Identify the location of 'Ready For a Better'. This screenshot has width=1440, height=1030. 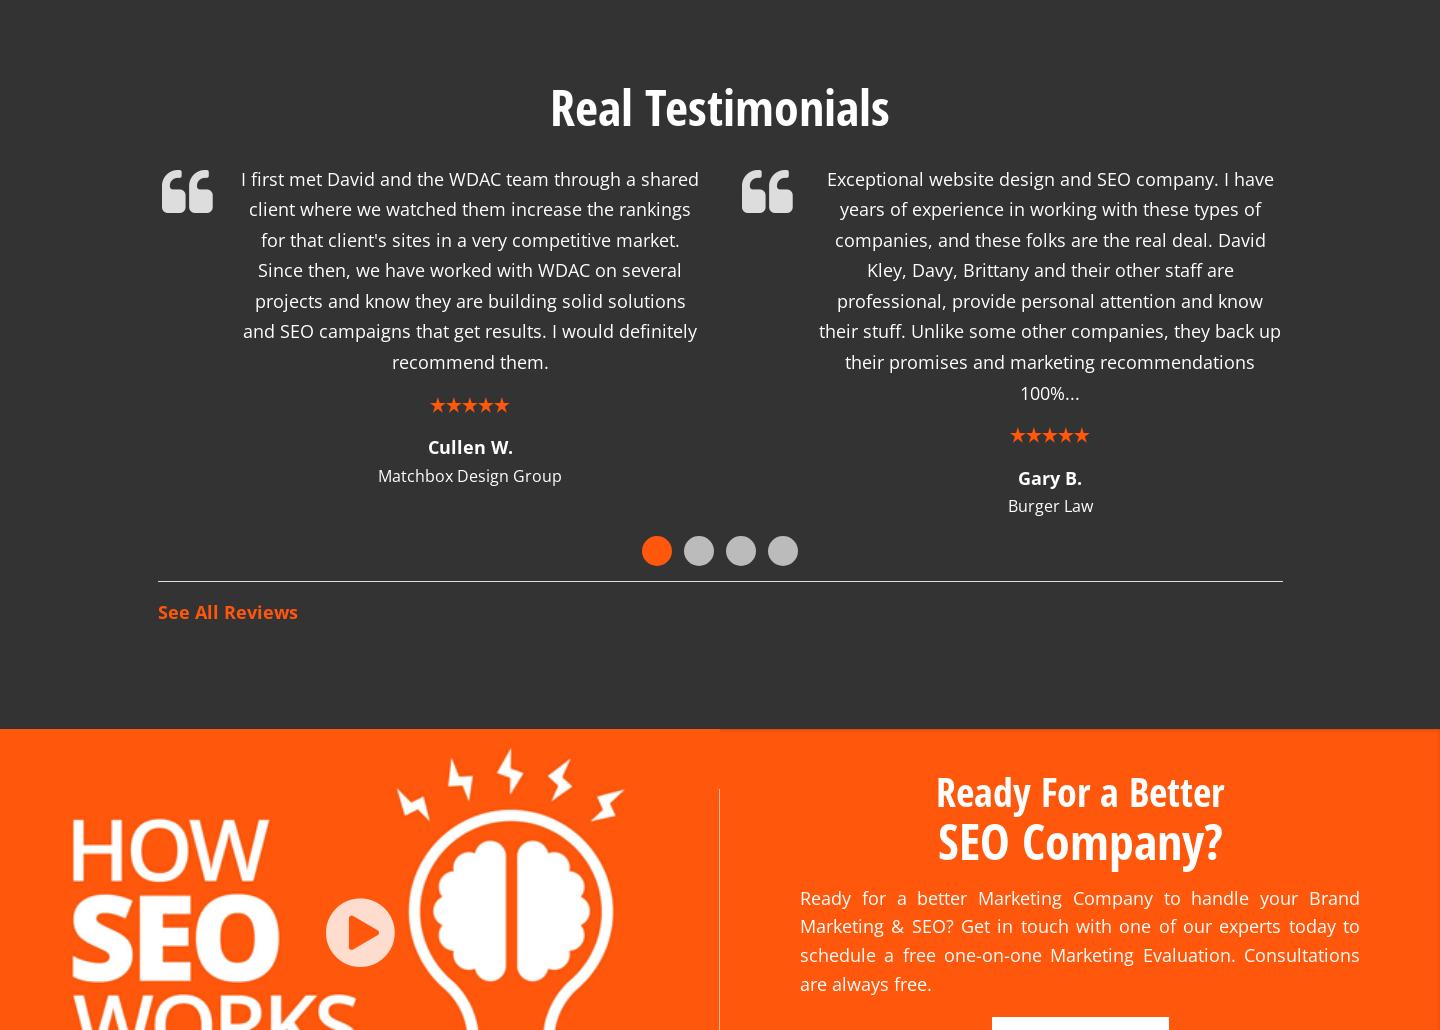
(1080, 766).